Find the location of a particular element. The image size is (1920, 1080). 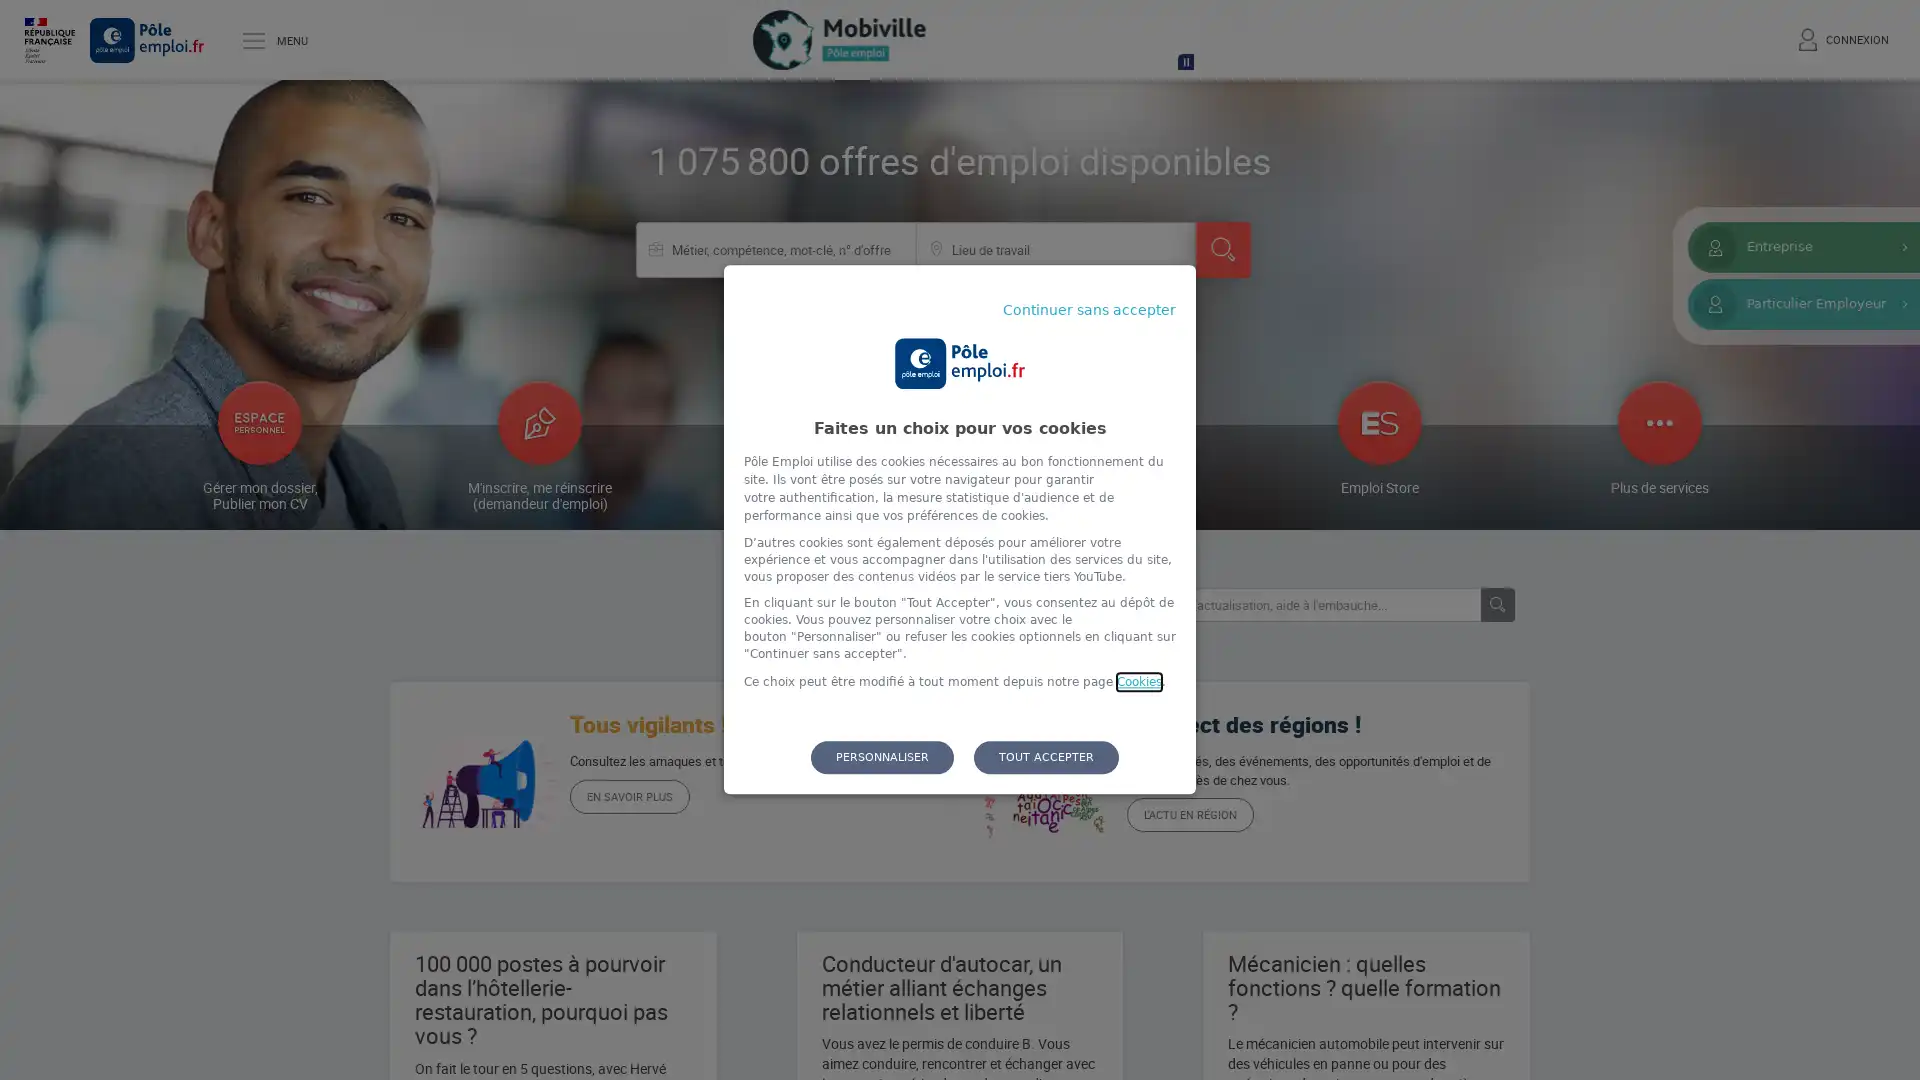

Personnaliser les parametres de confidentialite is located at coordinates (881, 756).